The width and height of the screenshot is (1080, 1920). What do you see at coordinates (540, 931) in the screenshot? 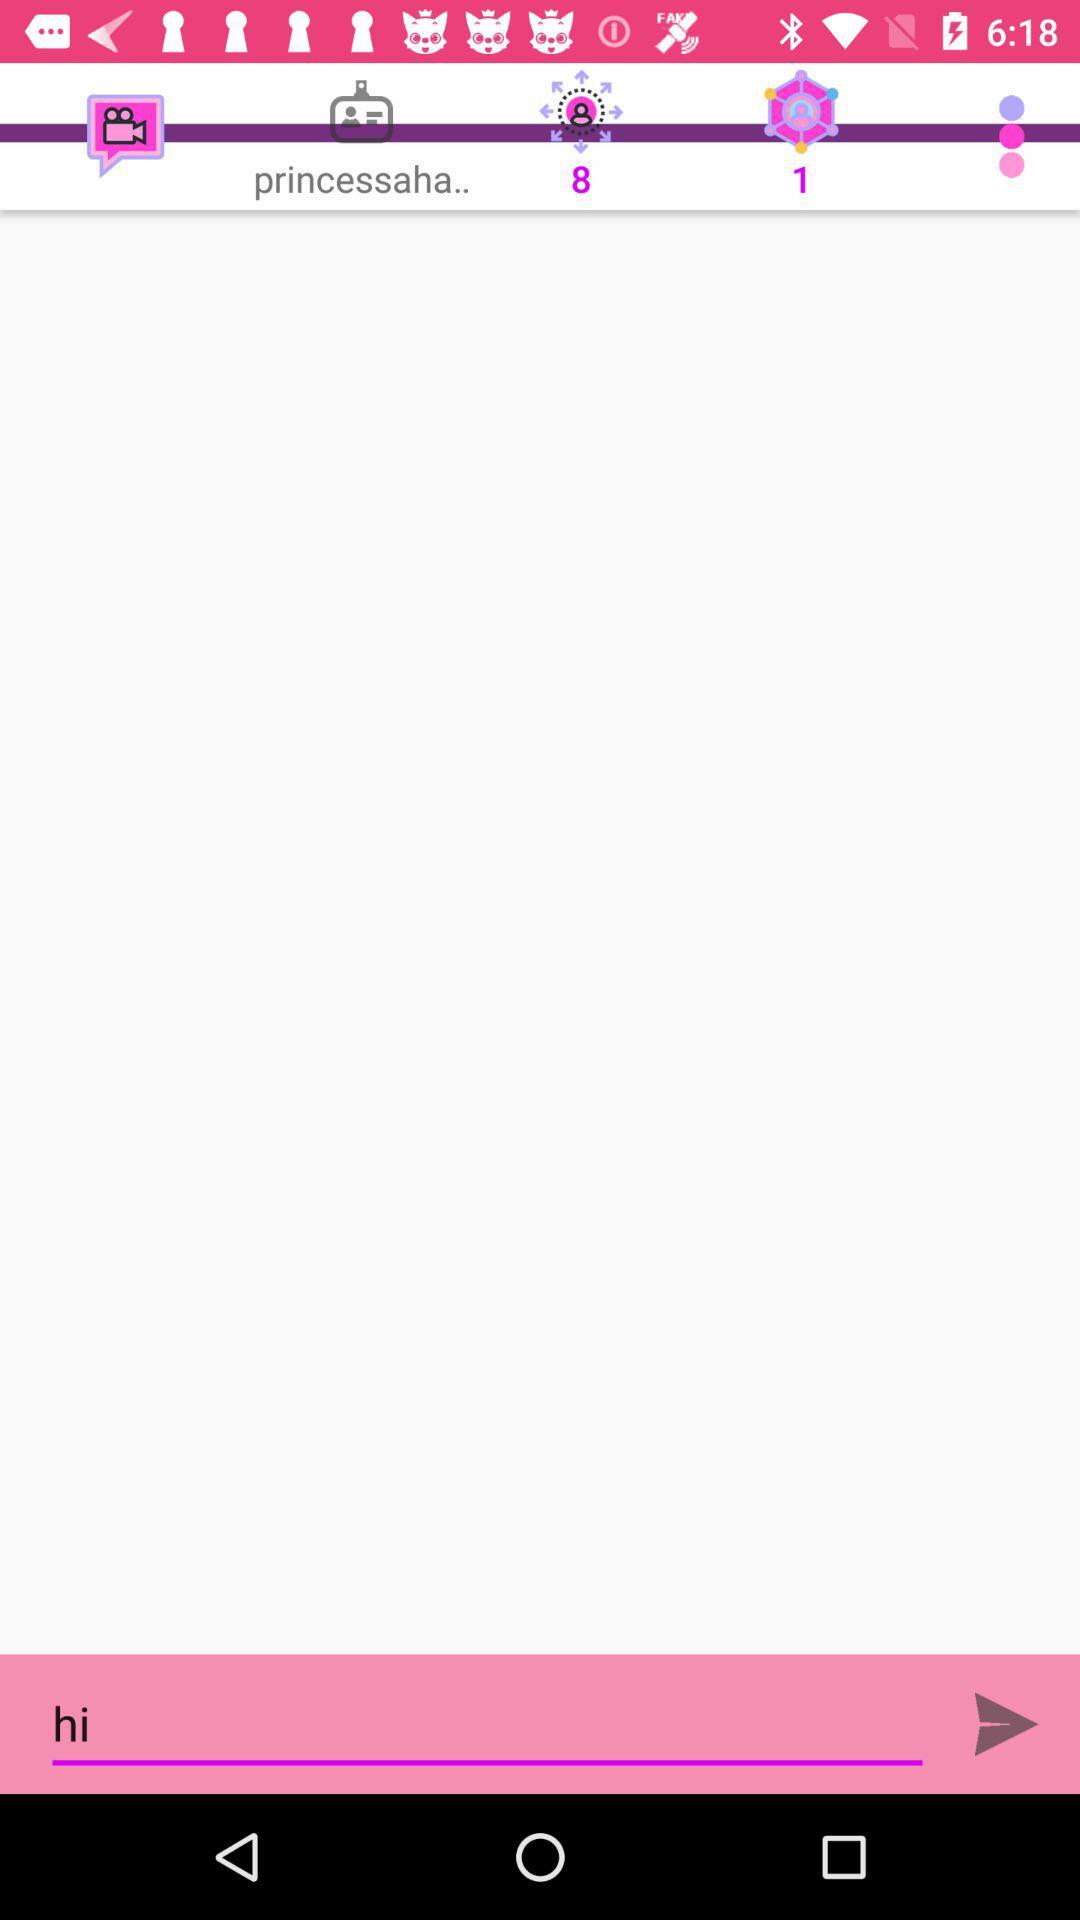
I see `full display` at bounding box center [540, 931].